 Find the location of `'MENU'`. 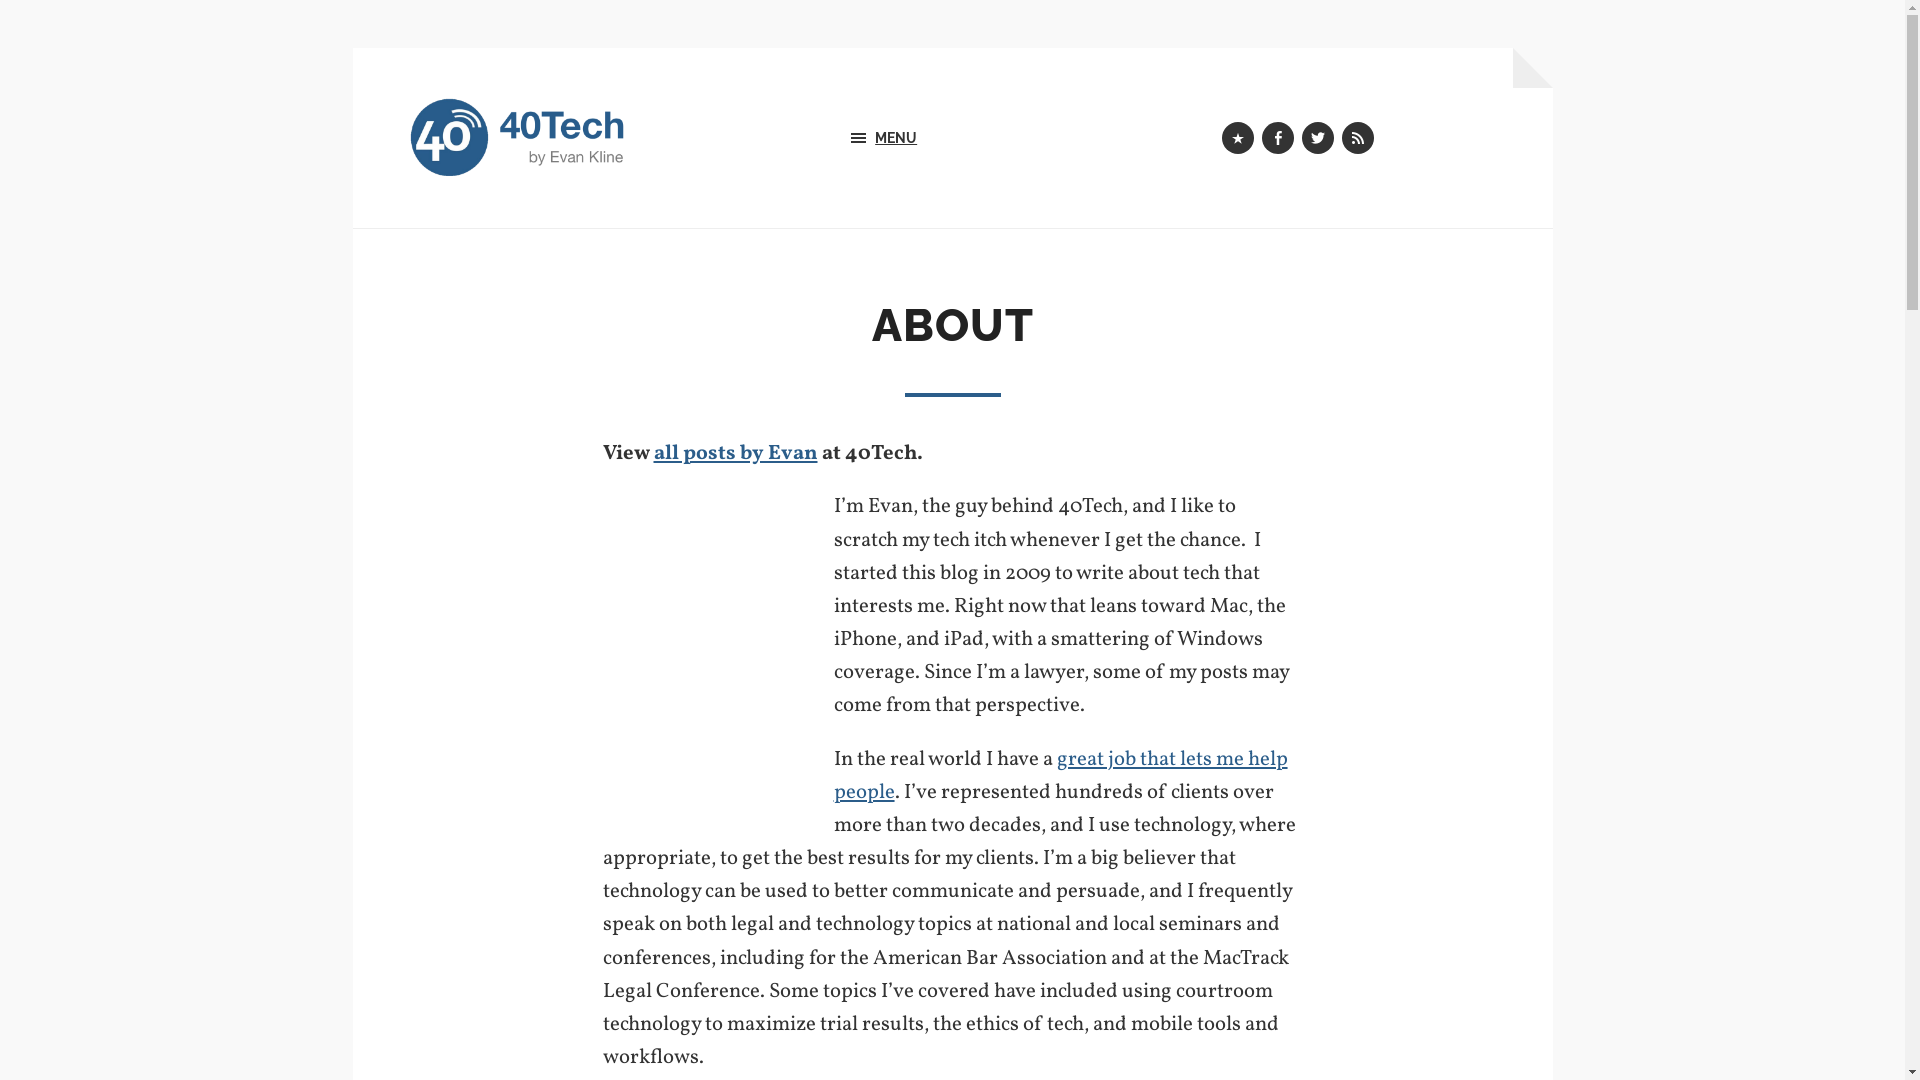

'MENU' is located at coordinates (850, 137).